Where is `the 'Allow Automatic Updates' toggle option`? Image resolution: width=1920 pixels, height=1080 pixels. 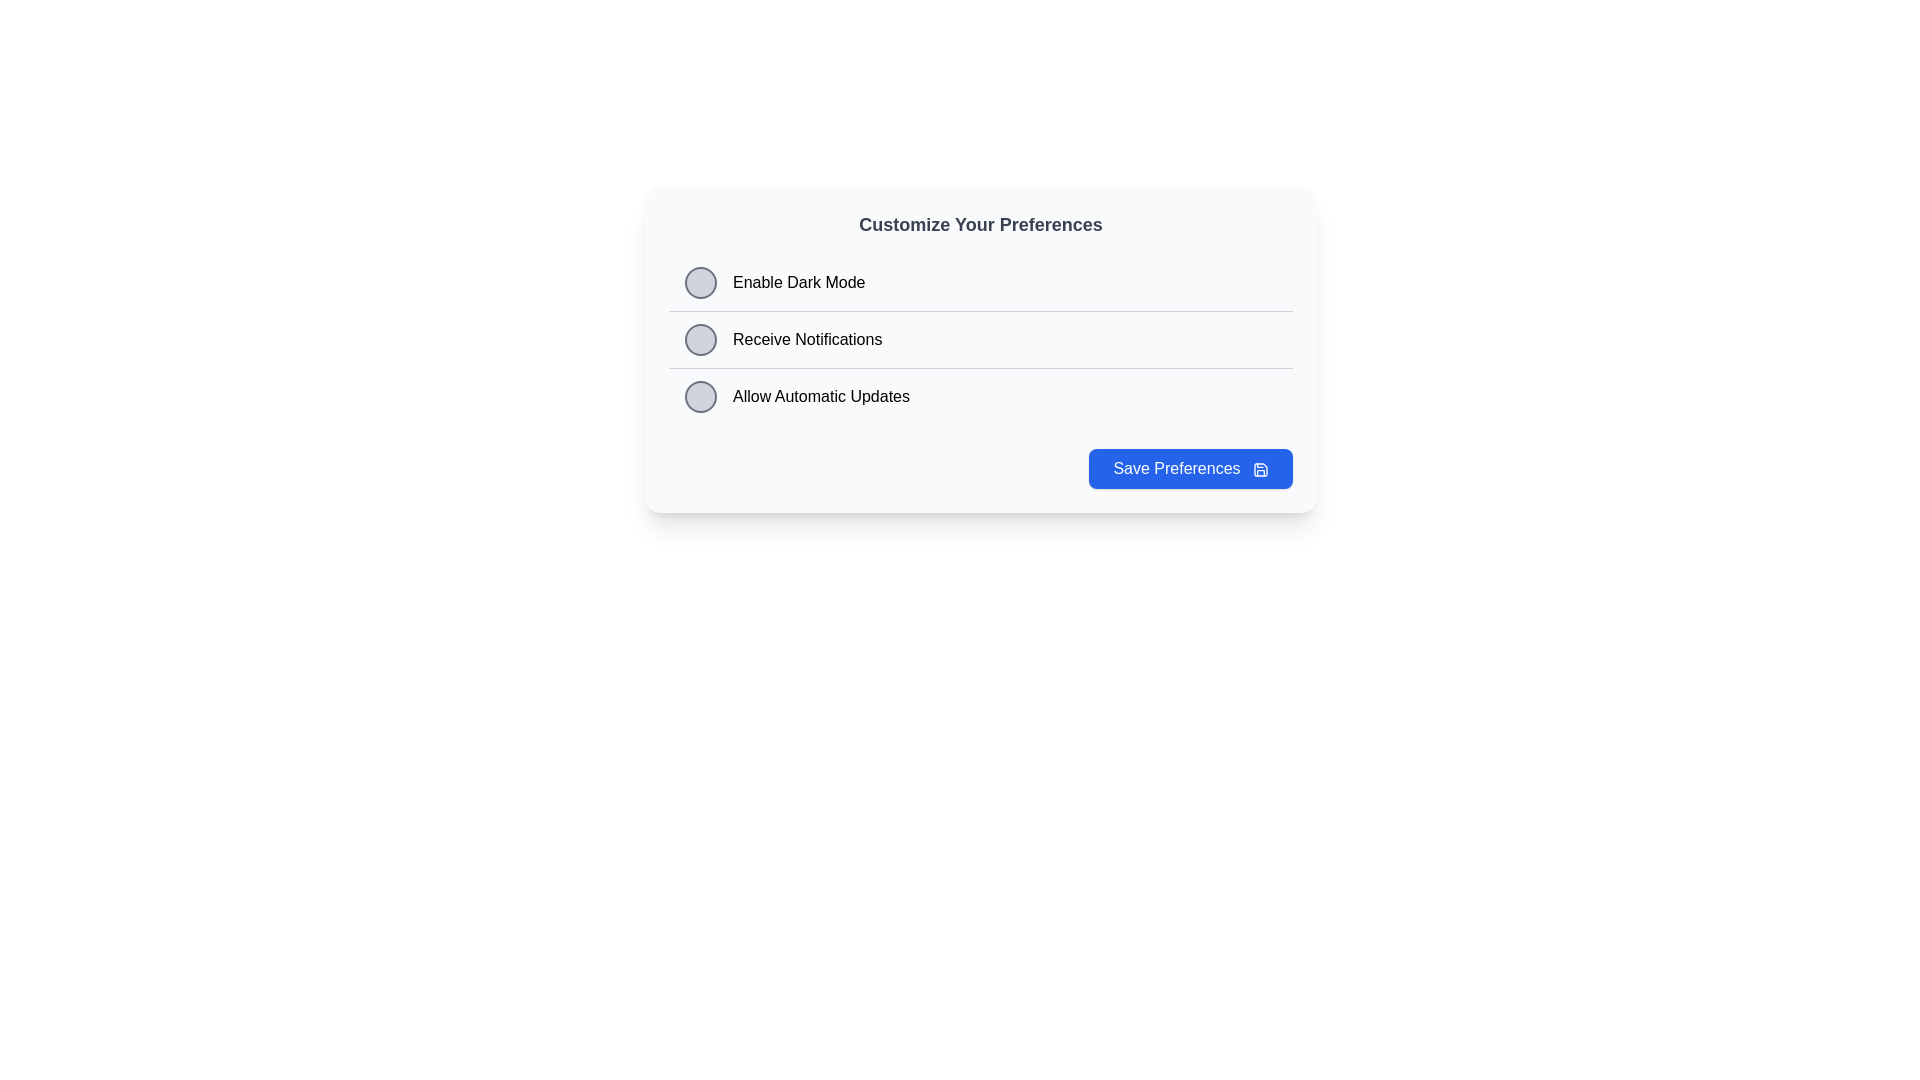 the 'Allow Automatic Updates' toggle option is located at coordinates (796, 397).